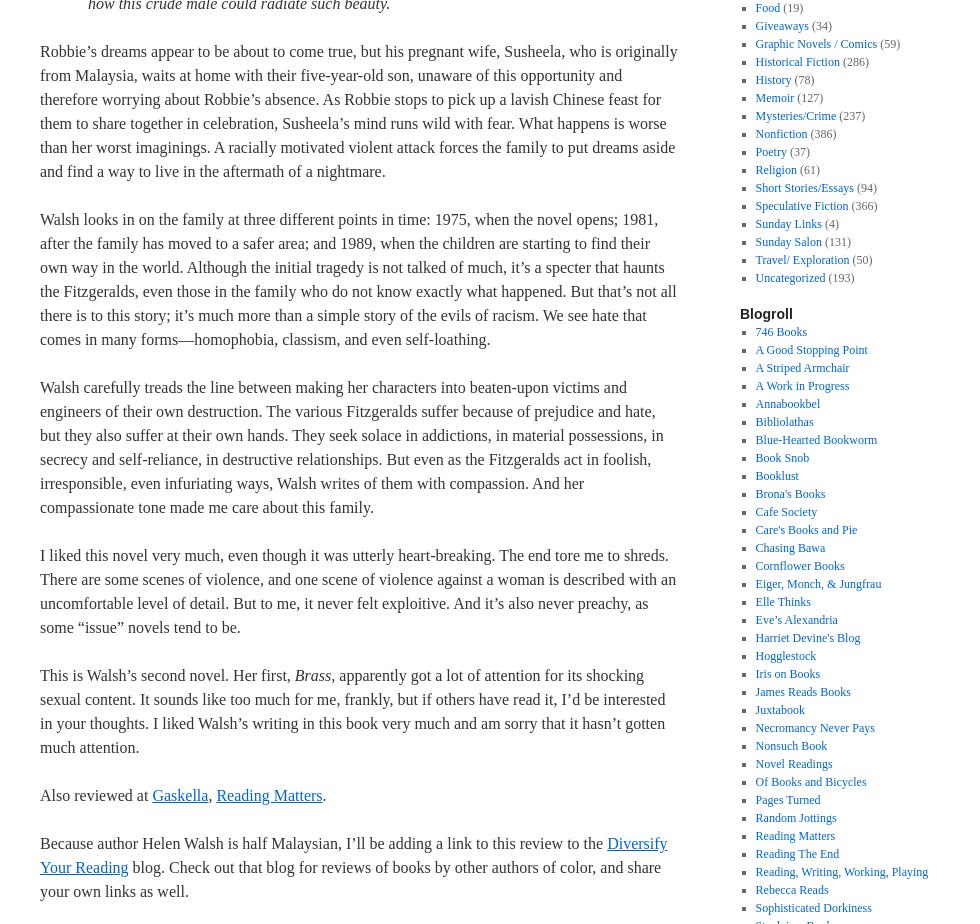 Image resolution: width=980 pixels, height=924 pixels. Describe the element at coordinates (754, 799) in the screenshot. I see `'Pages Turned'` at that location.